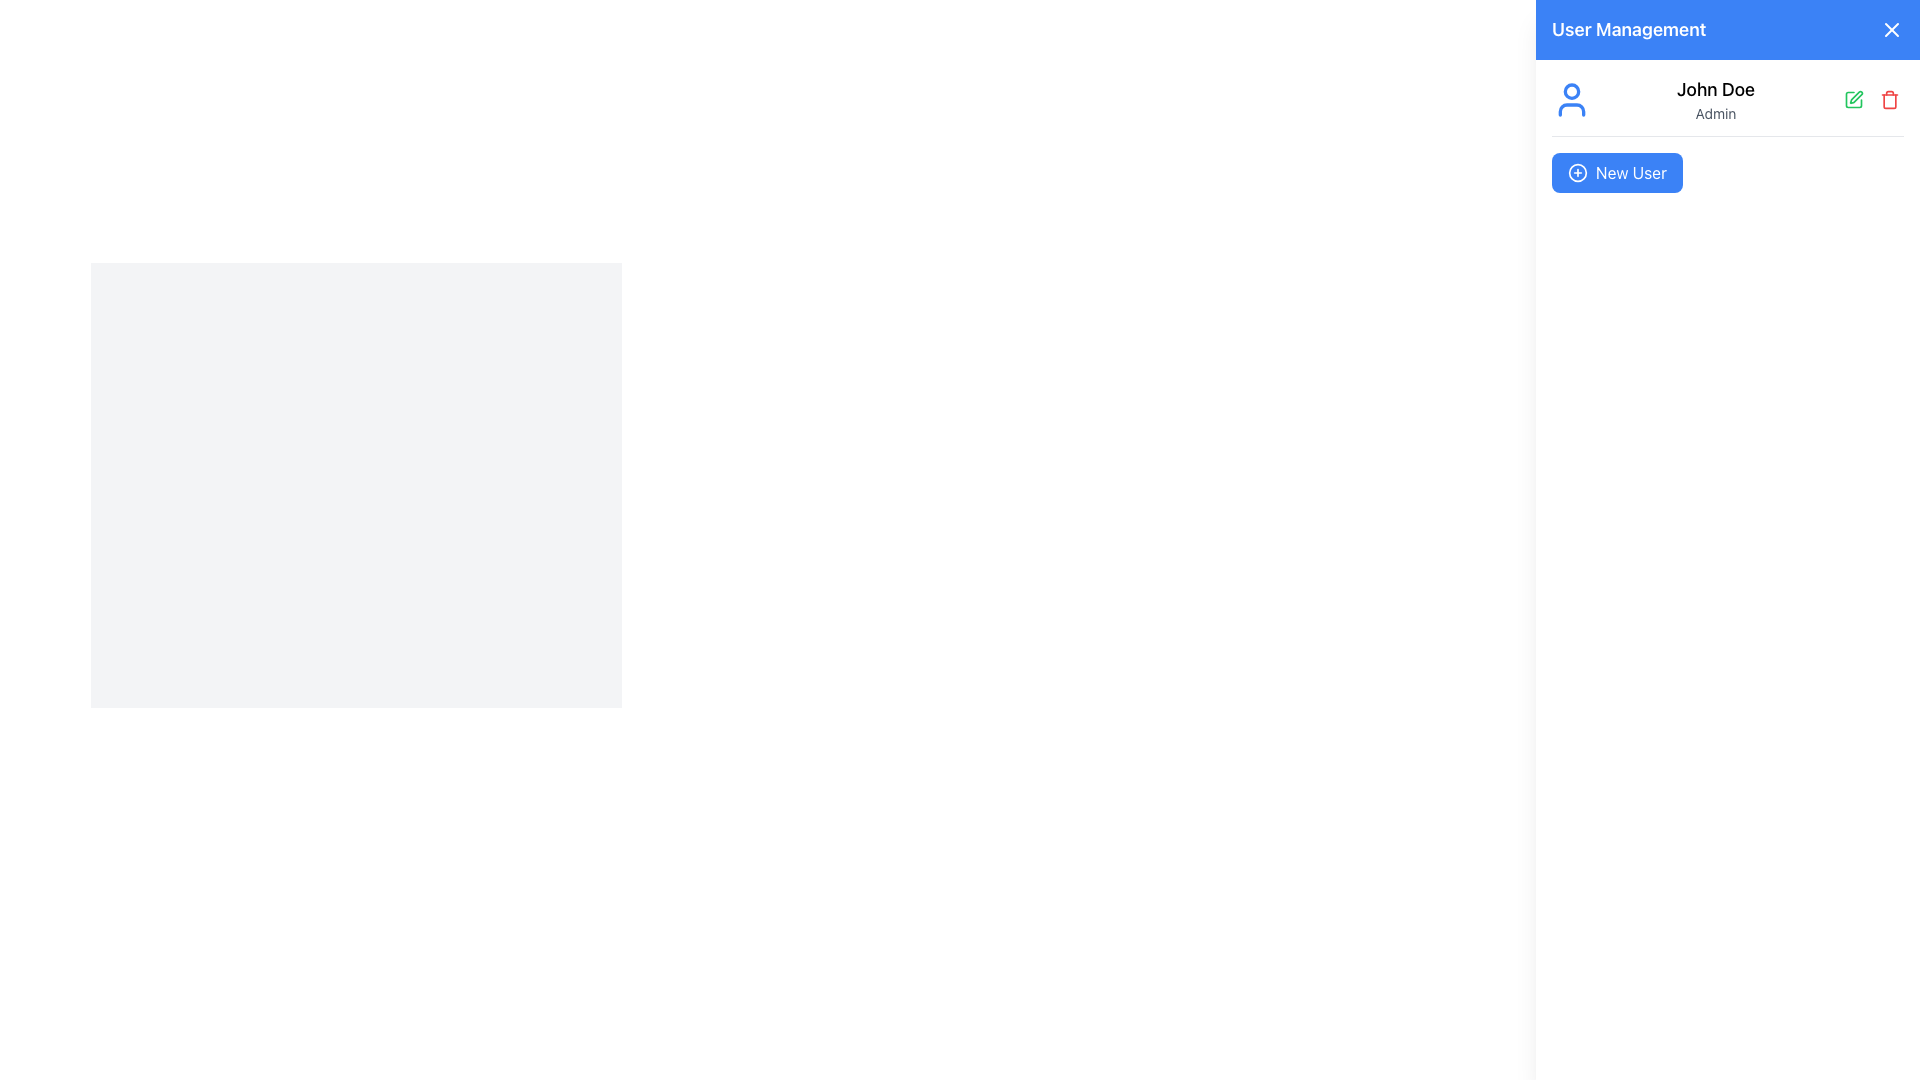  Describe the element at coordinates (1715, 100) in the screenshot. I see `the Text Display element that shows the user profile name 'John Doe' and the role 'Admin' in the User Management section` at that location.